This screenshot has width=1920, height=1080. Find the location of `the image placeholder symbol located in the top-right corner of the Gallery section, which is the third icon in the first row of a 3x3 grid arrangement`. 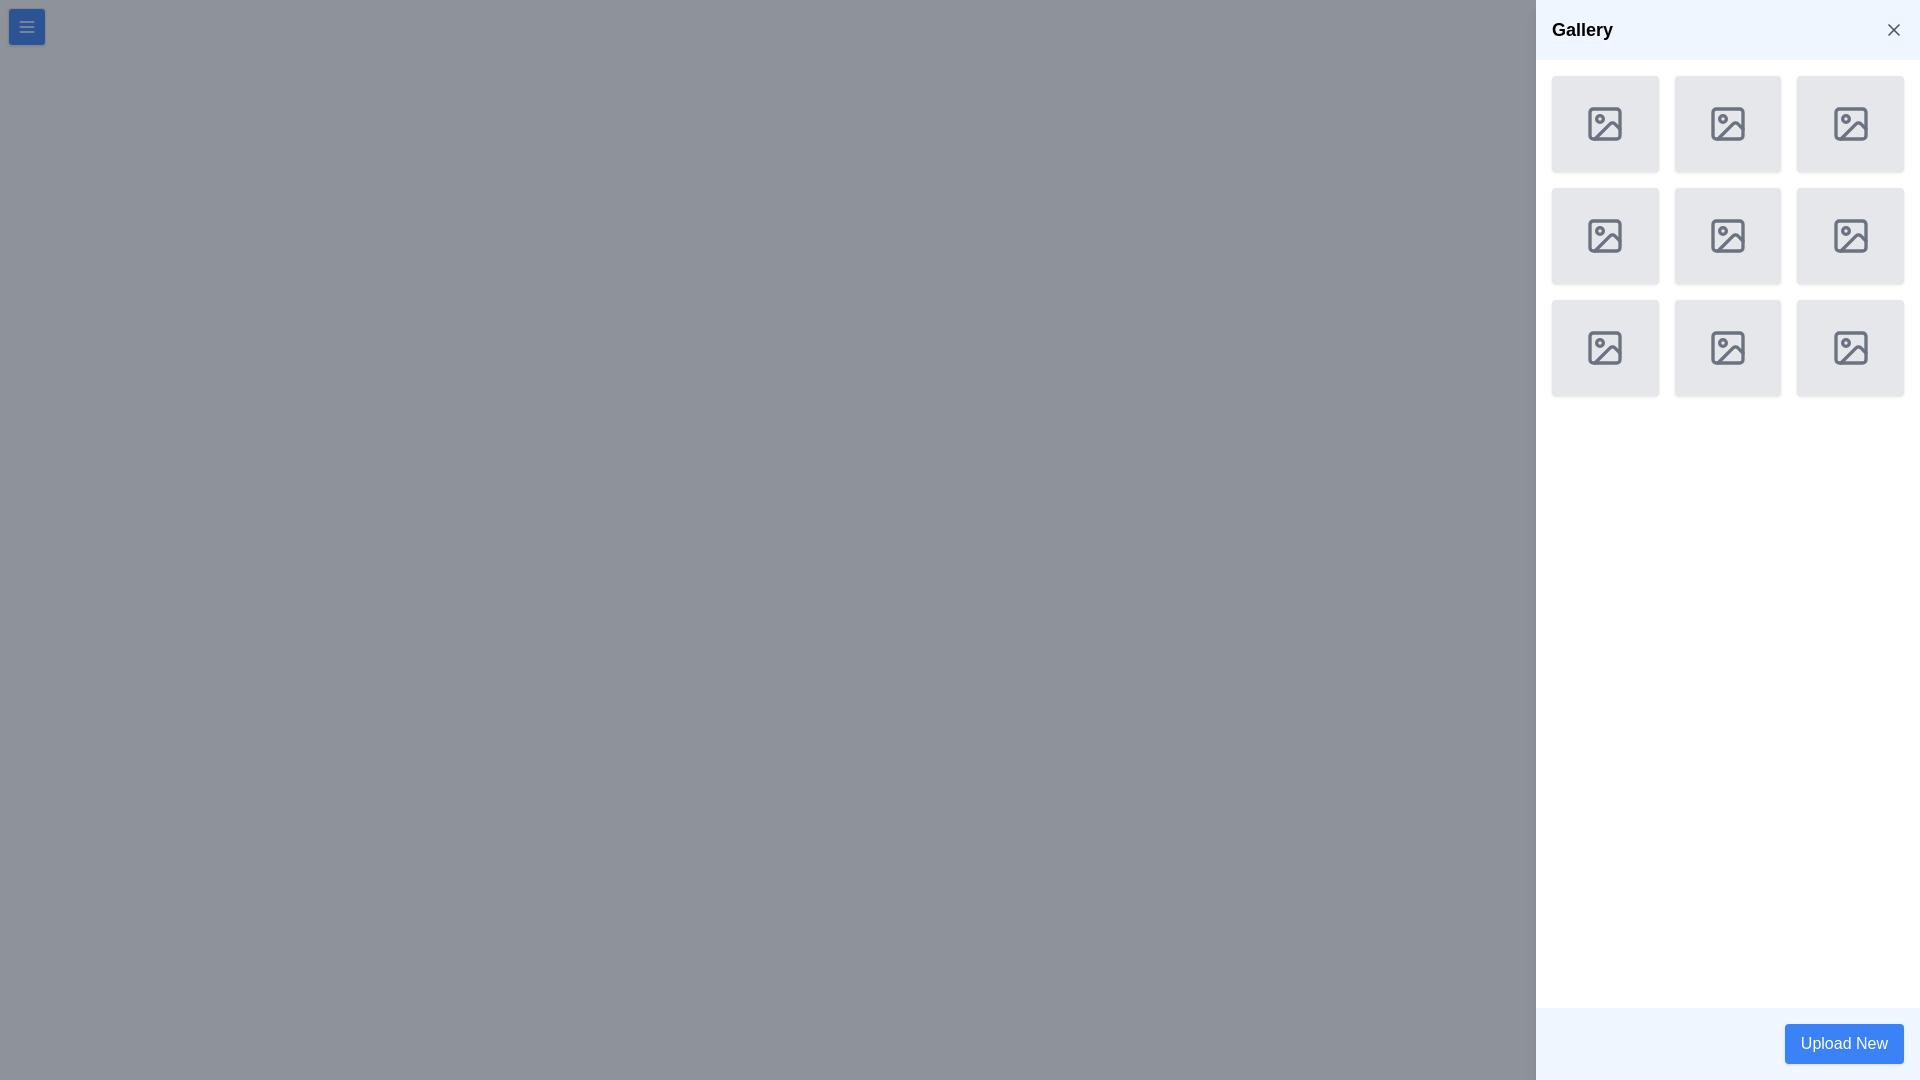

the image placeholder symbol located in the top-right corner of the Gallery section, which is the third icon in the first row of a 3x3 grid arrangement is located at coordinates (1852, 130).